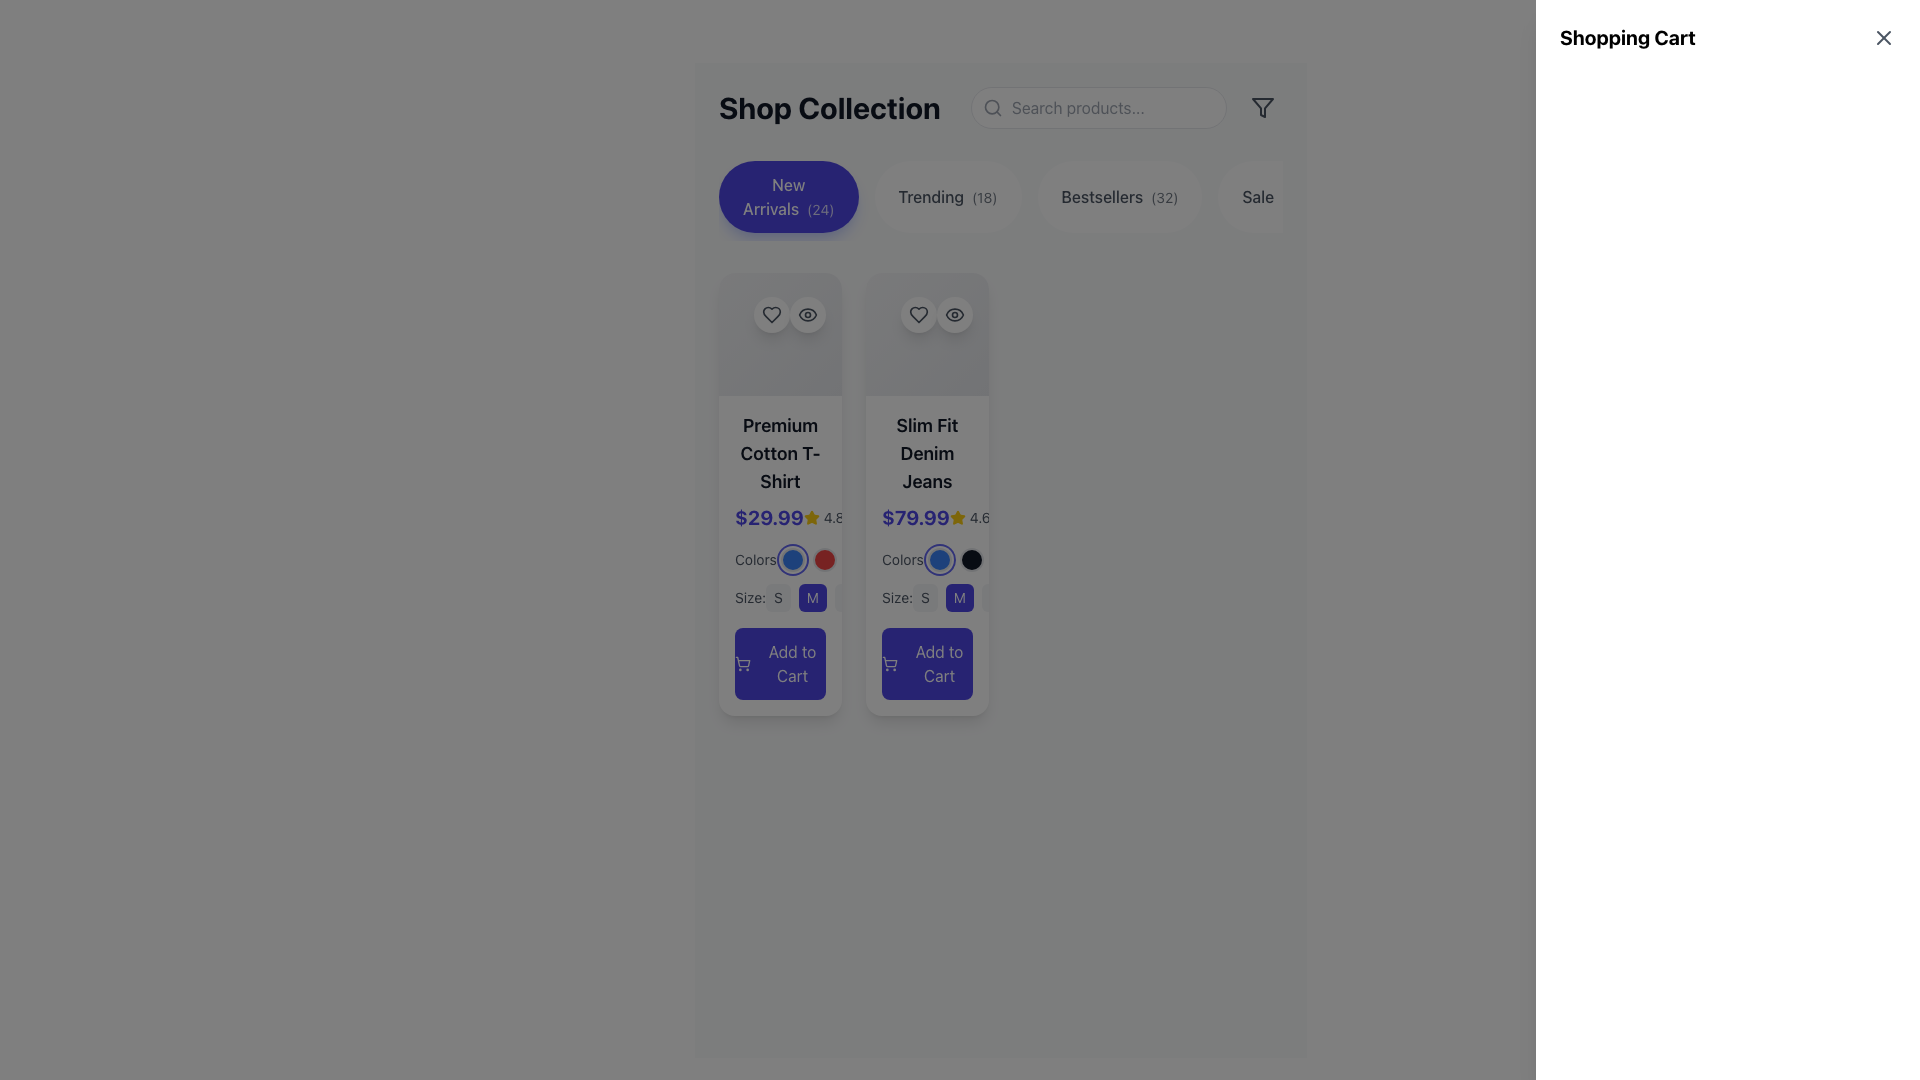  Describe the element at coordinates (926, 596) in the screenshot. I see `the size selection button labeled 'S', which is the first in a list of four size options located` at that location.